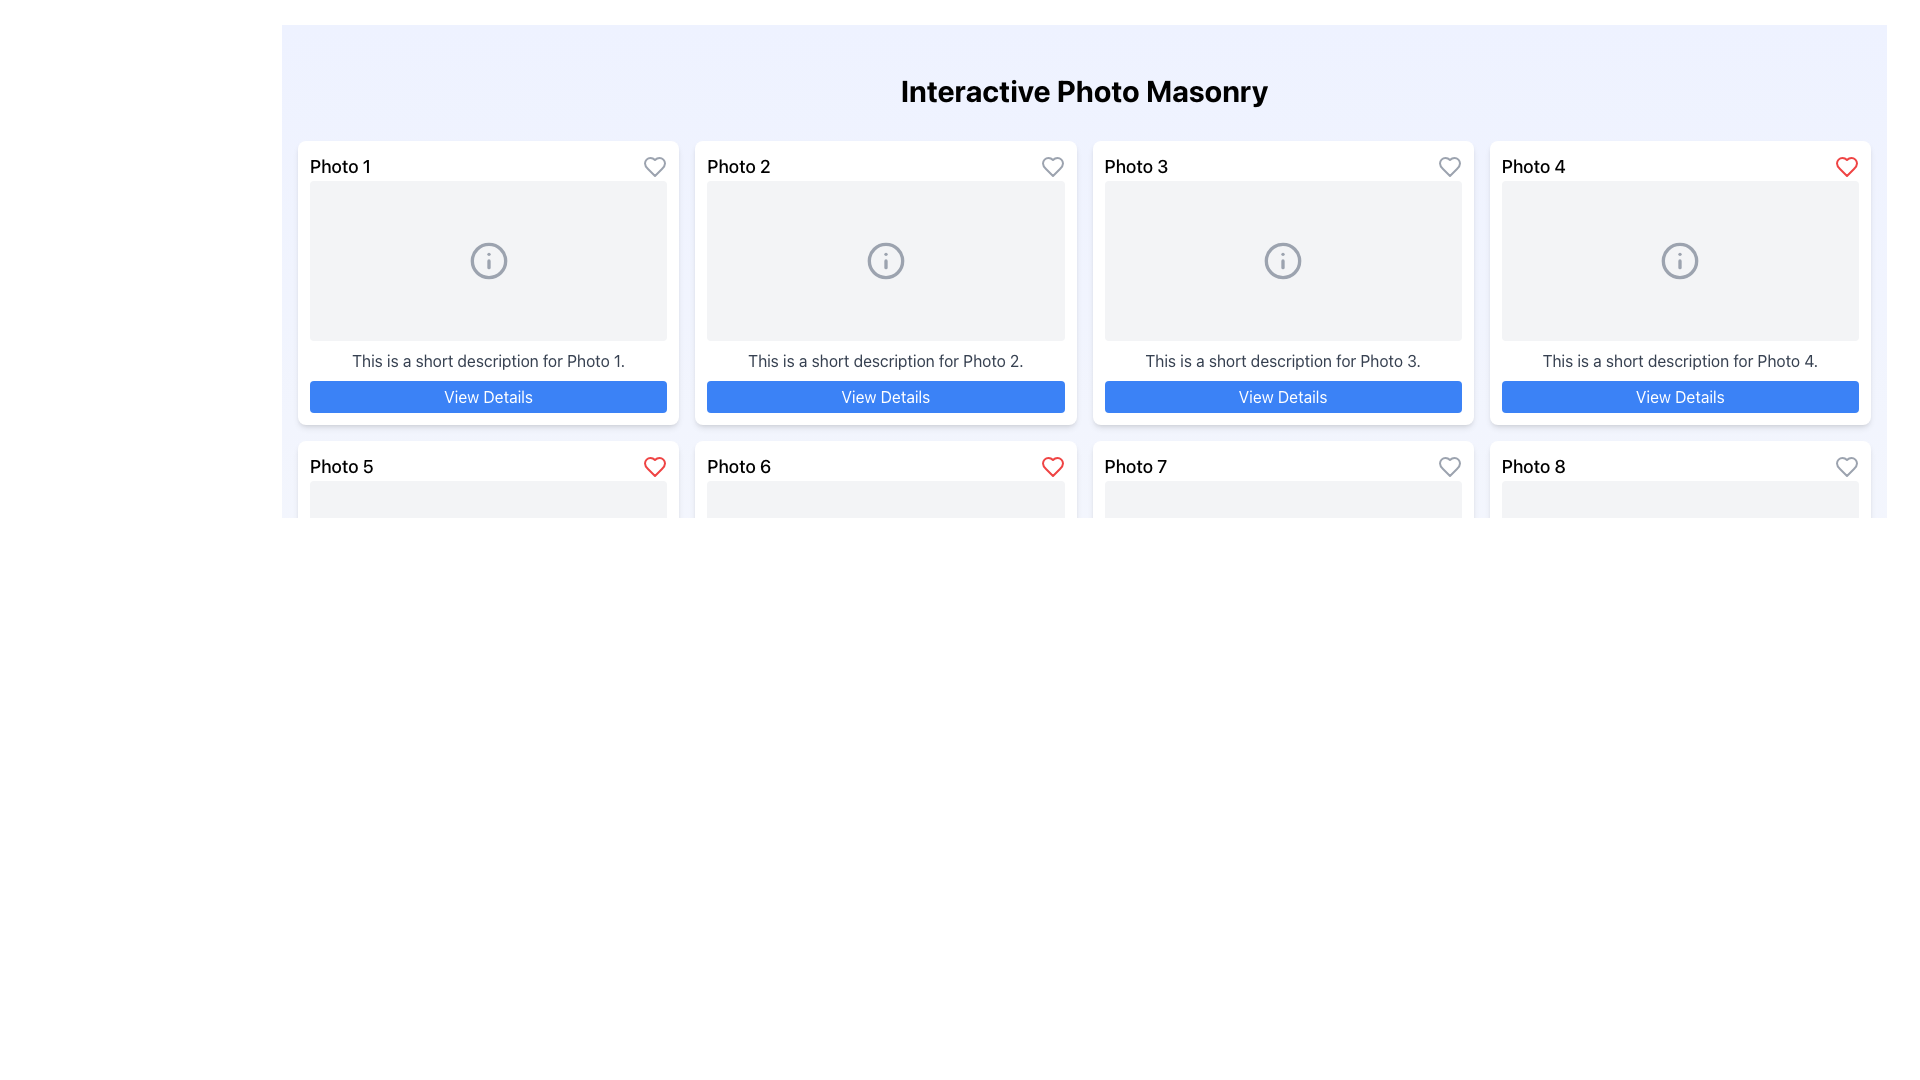 The image size is (1920, 1080). I want to click on the button labeled 'View Details' which has a blue background and is located at the bottom of the card labeled 'Photo 1', so click(488, 397).